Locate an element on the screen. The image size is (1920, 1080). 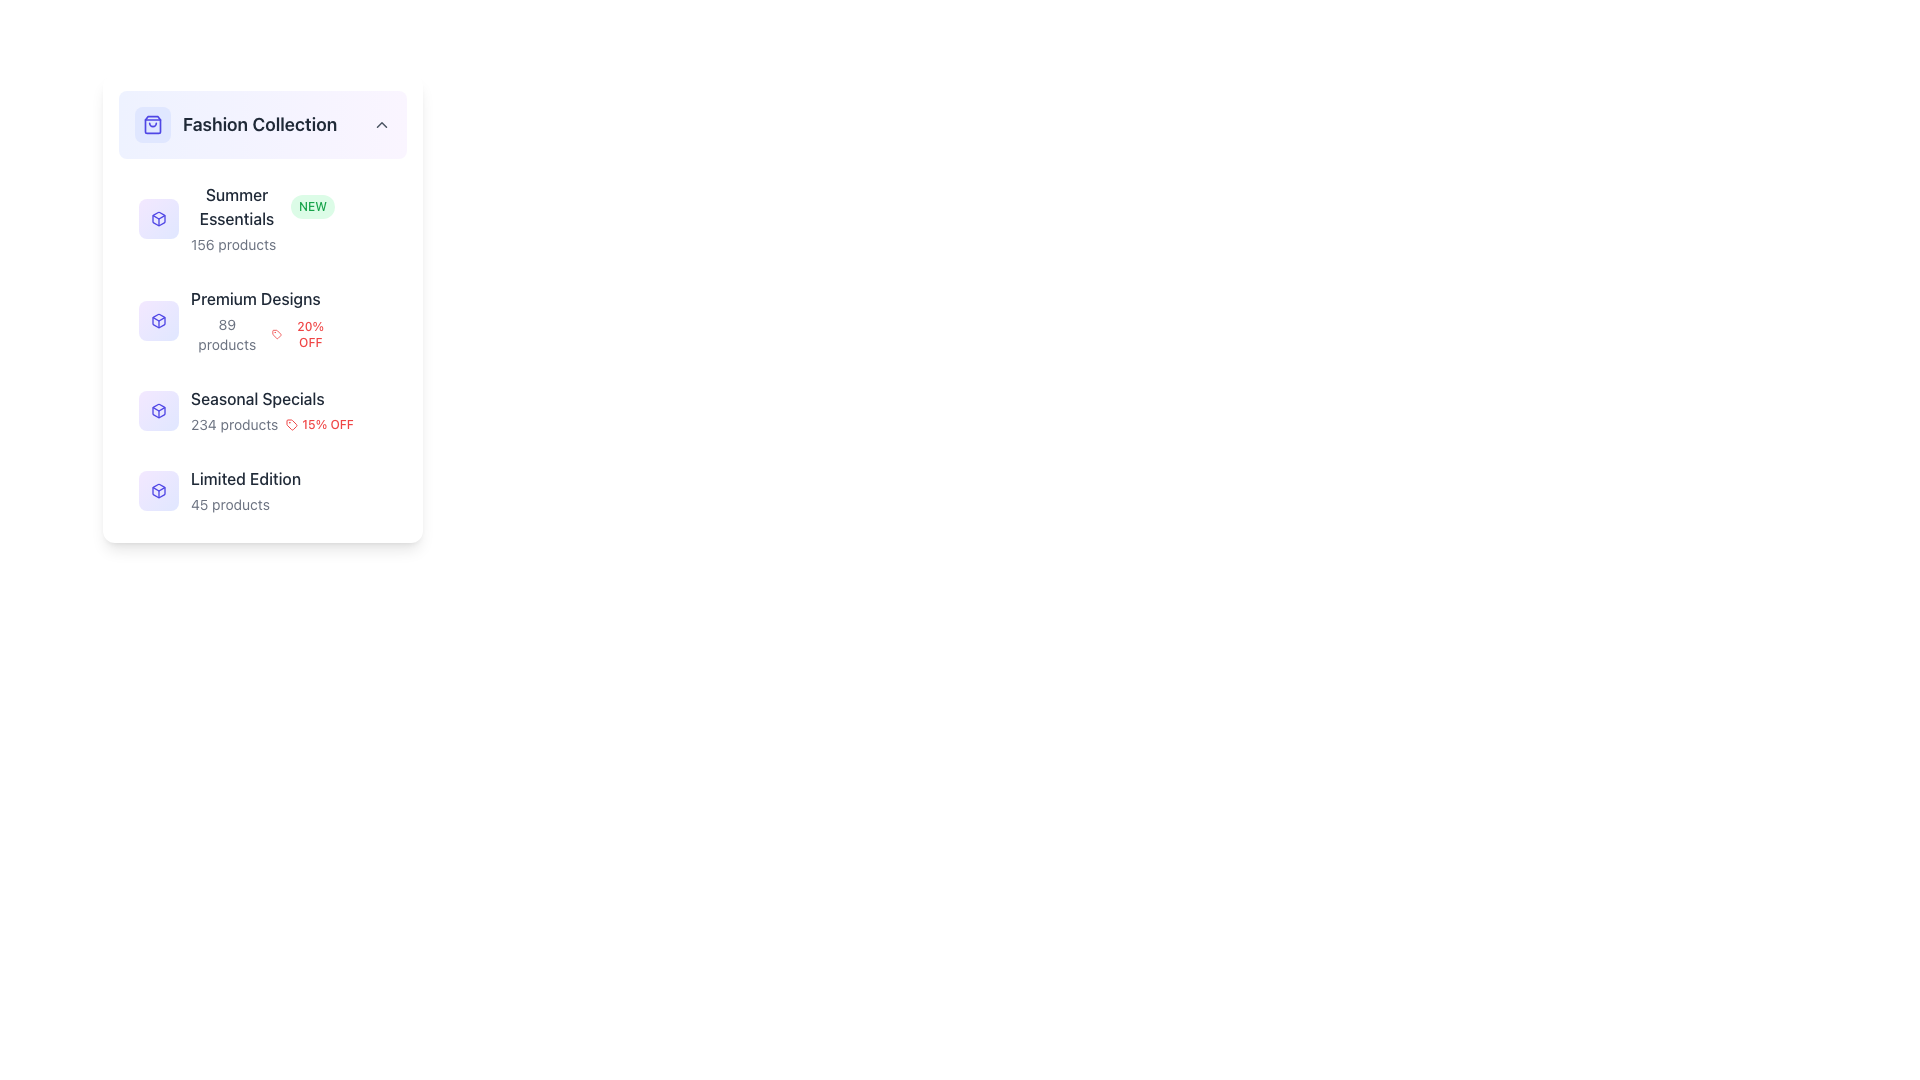
the Interactive collapsible title bar labeled 'Fashion Collection', which features a shopping bag icon and a chevron icon is located at coordinates (262, 124).